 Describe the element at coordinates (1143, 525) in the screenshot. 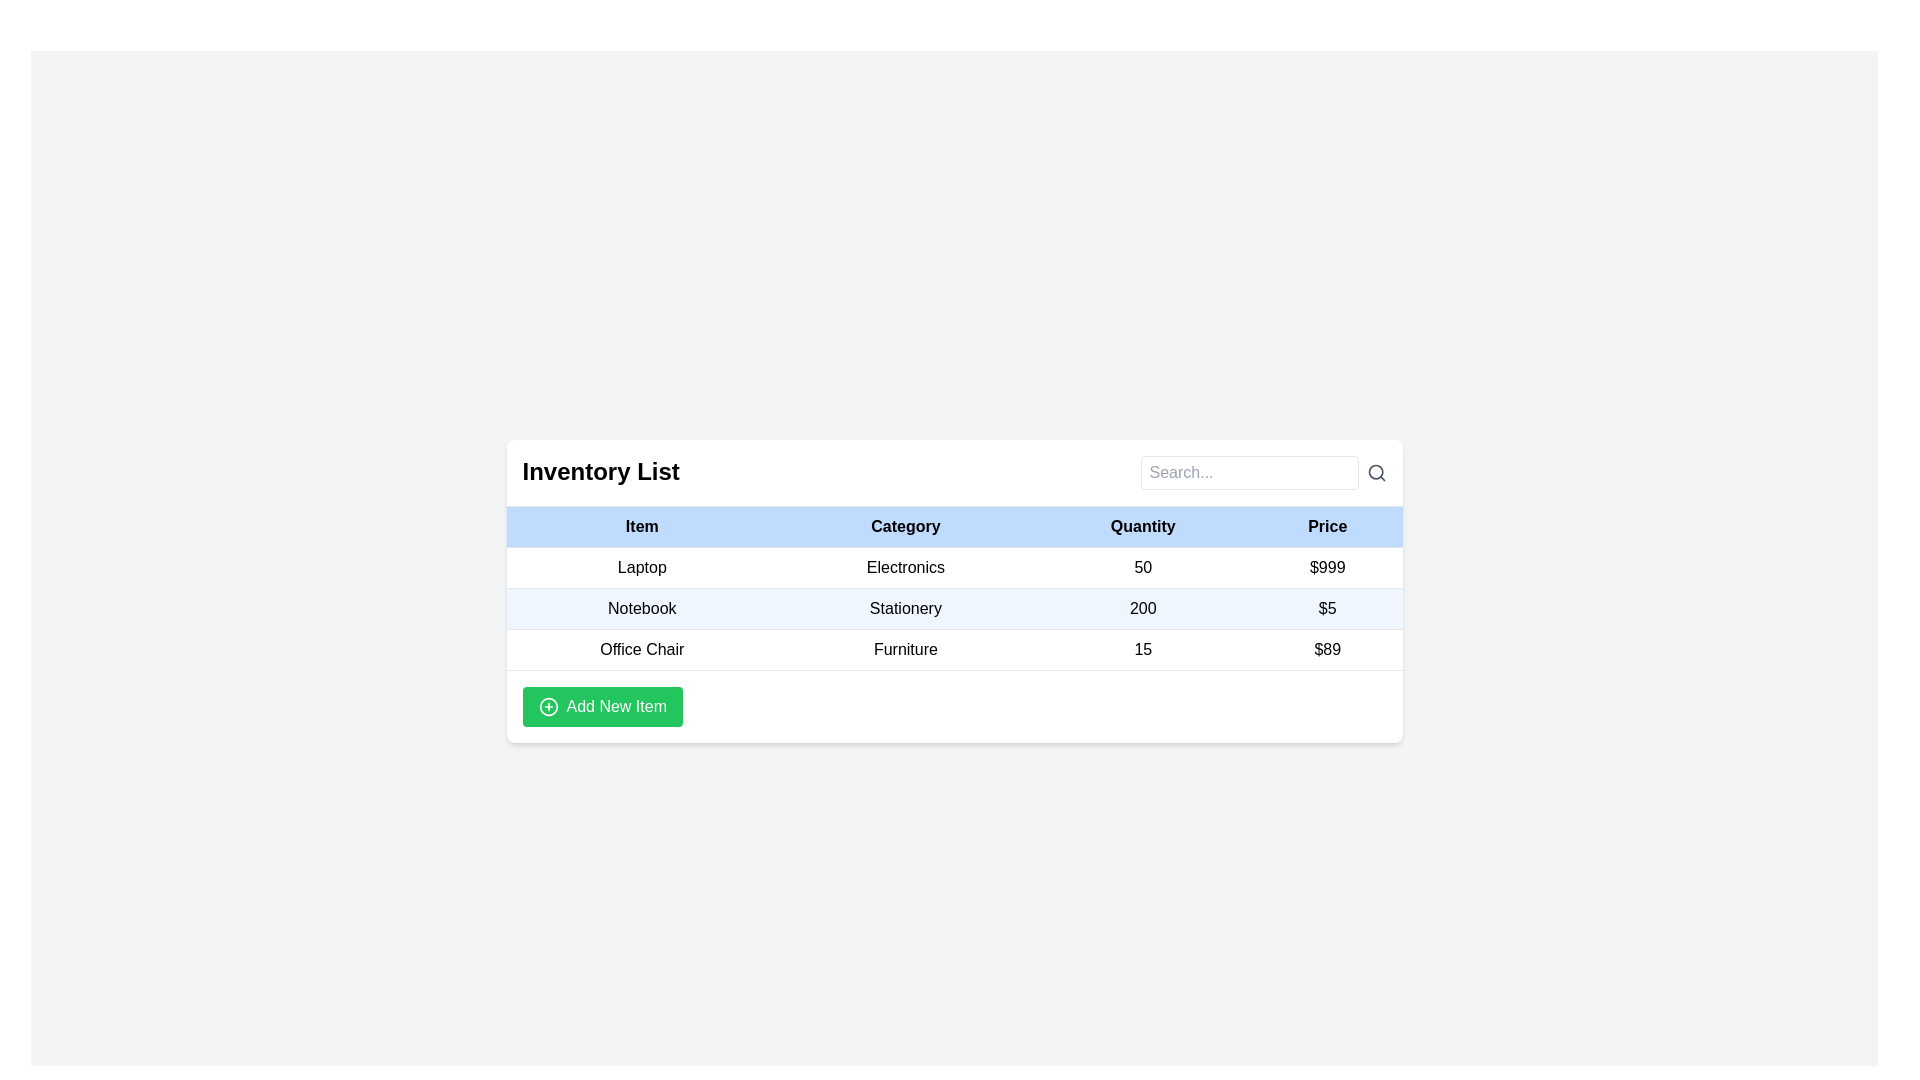

I see `the static text element displaying 'Quantity' in bold, black typeface, which is the third header in the table layout, positioned between 'Category' and 'Price'` at that location.